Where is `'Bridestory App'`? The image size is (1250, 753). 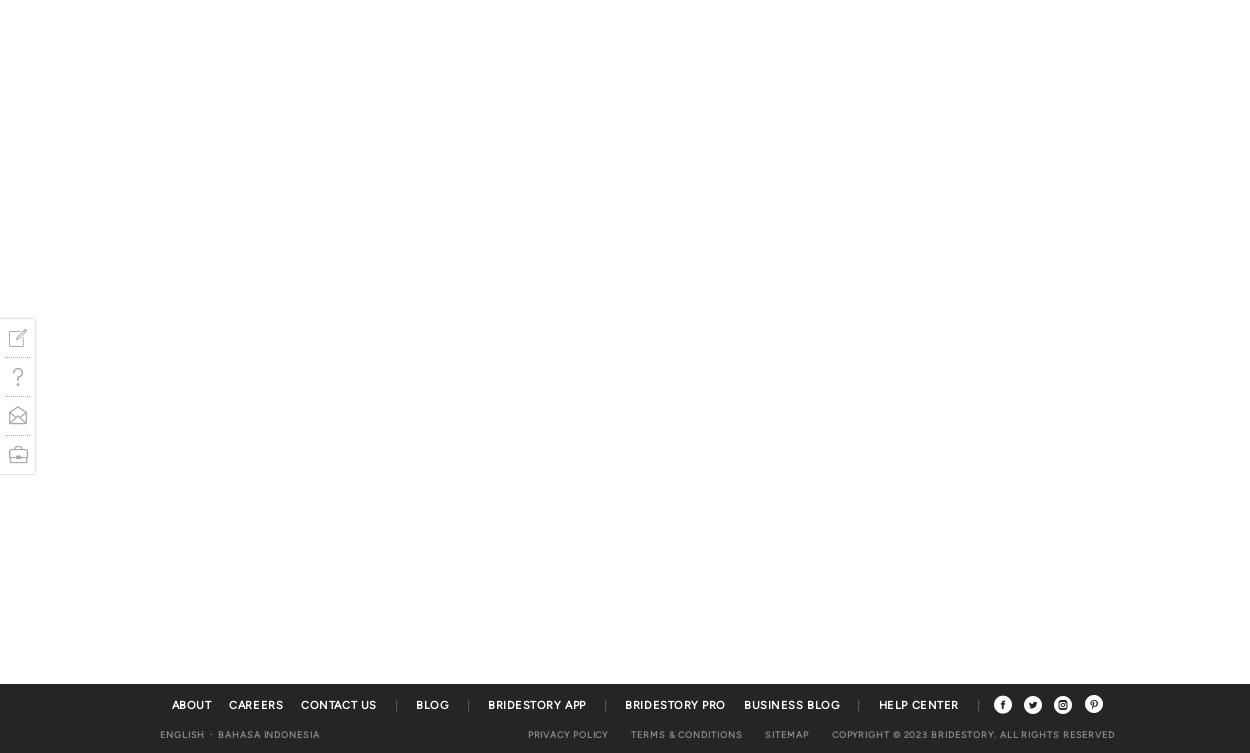
'Bridestory App' is located at coordinates (536, 704).